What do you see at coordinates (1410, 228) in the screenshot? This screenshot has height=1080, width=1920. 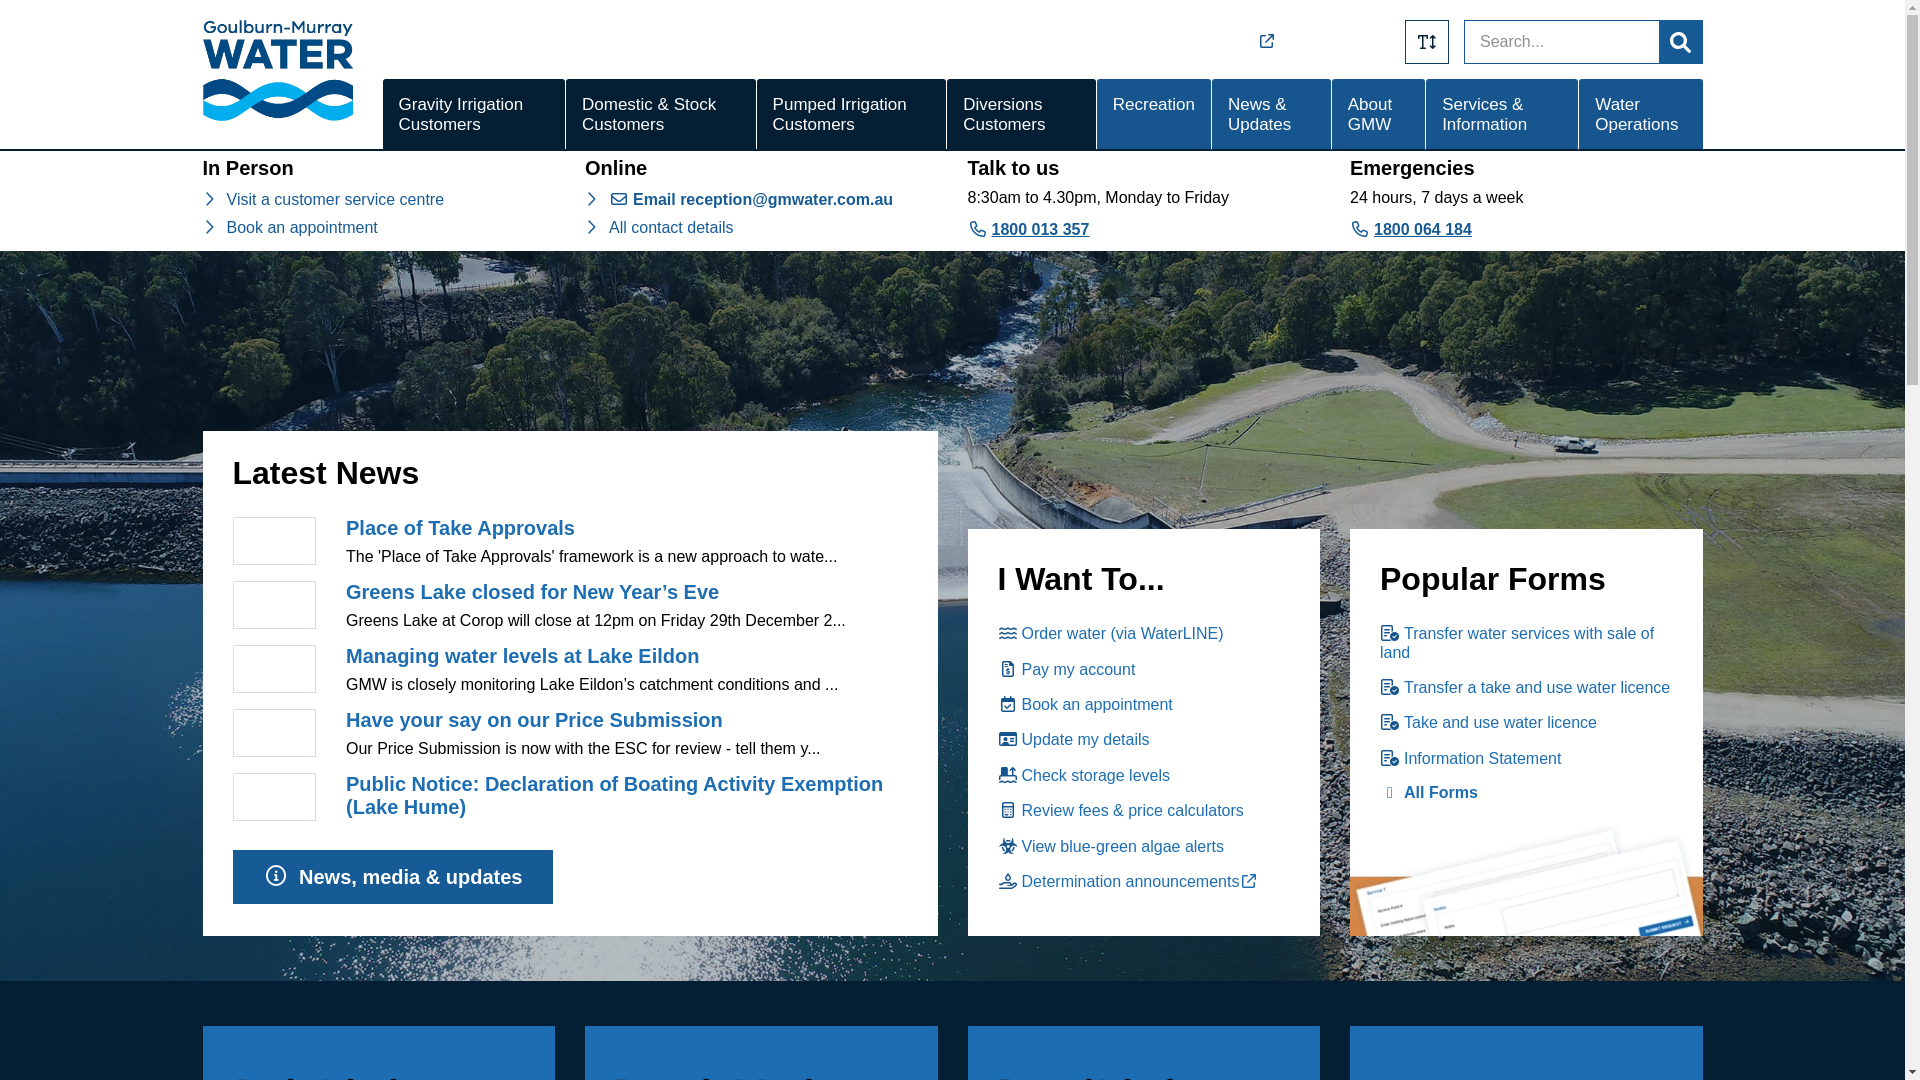 I see `'1800 064 184'` at bounding box center [1410, 228].